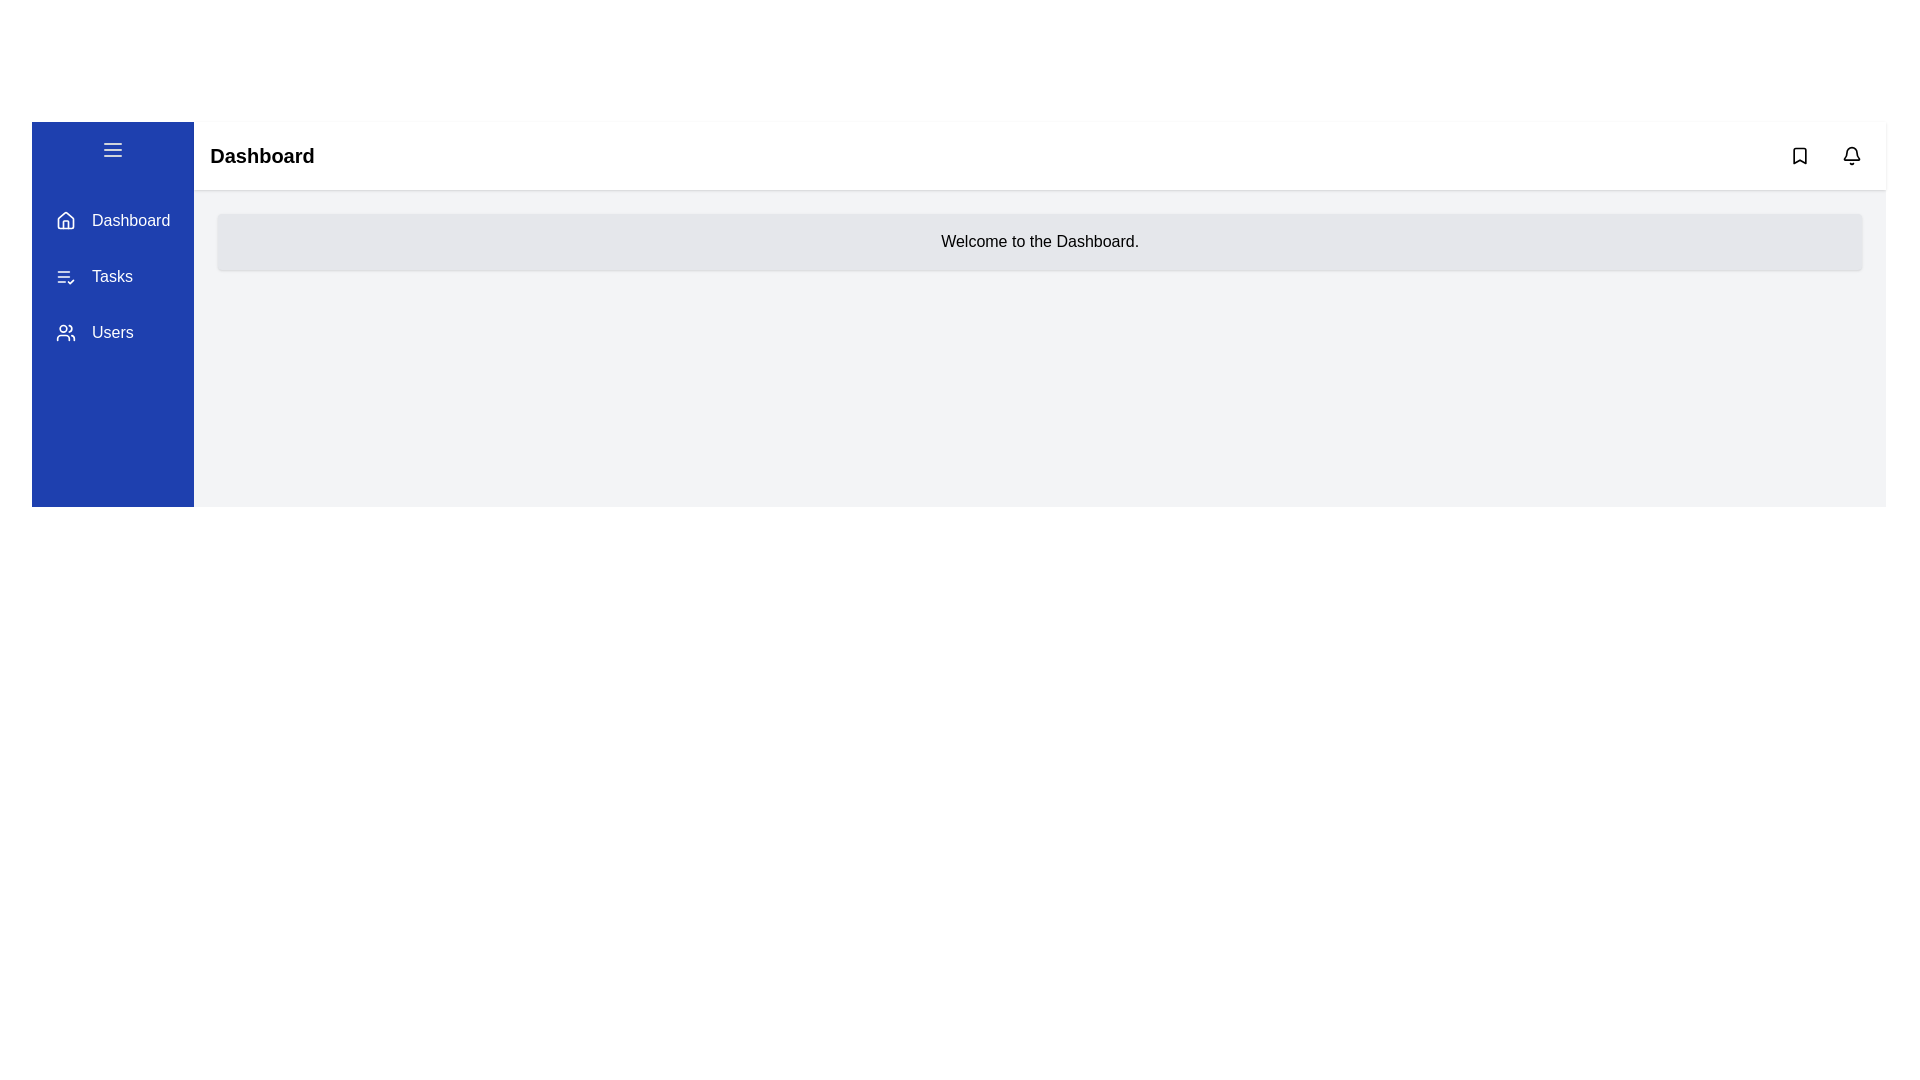 The width and height of the screenshot is (1920, 1080). I want to click on the notifications button located in the top-right corner of the interface, so click(1851, 154).